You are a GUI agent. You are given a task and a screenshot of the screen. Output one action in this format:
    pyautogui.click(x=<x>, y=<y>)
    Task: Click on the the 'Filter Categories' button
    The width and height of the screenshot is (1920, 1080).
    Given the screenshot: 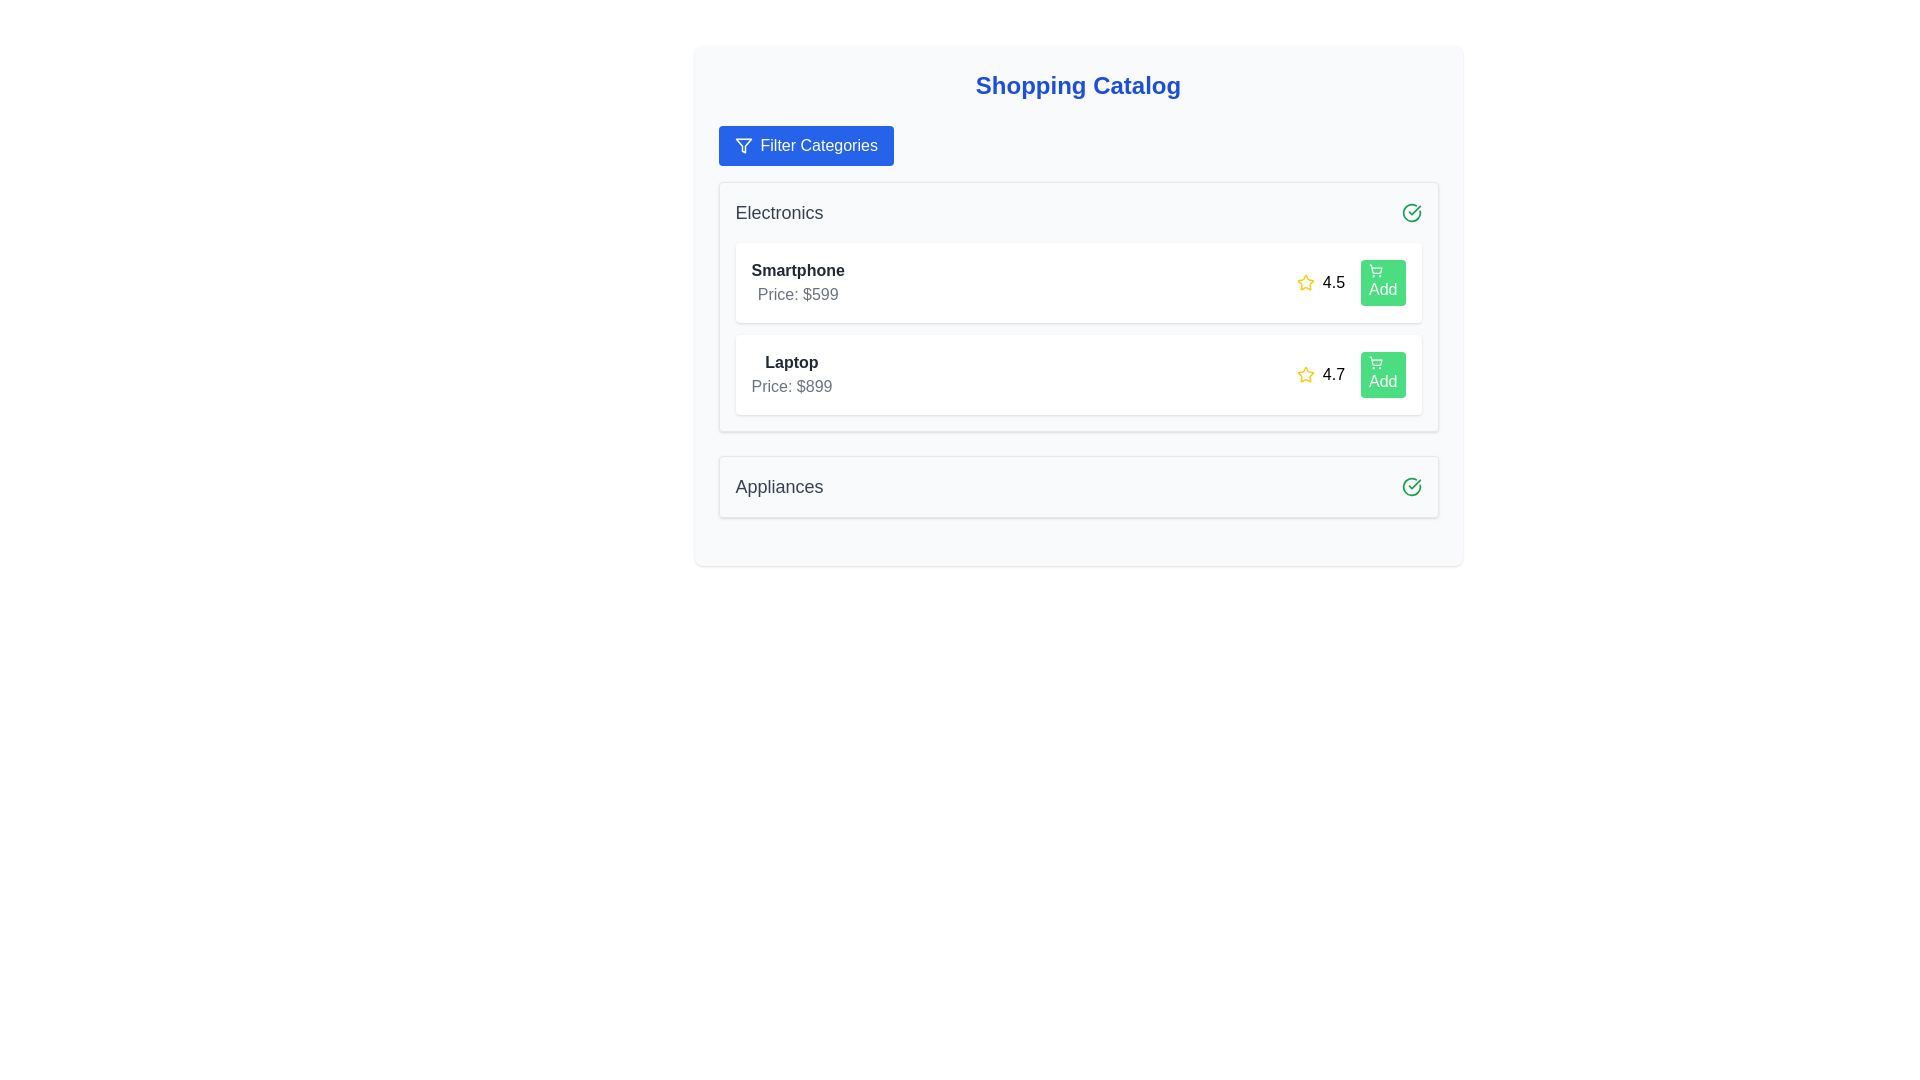 What is the action you would take?
    pyautogui.click(x=806, y=145)
    